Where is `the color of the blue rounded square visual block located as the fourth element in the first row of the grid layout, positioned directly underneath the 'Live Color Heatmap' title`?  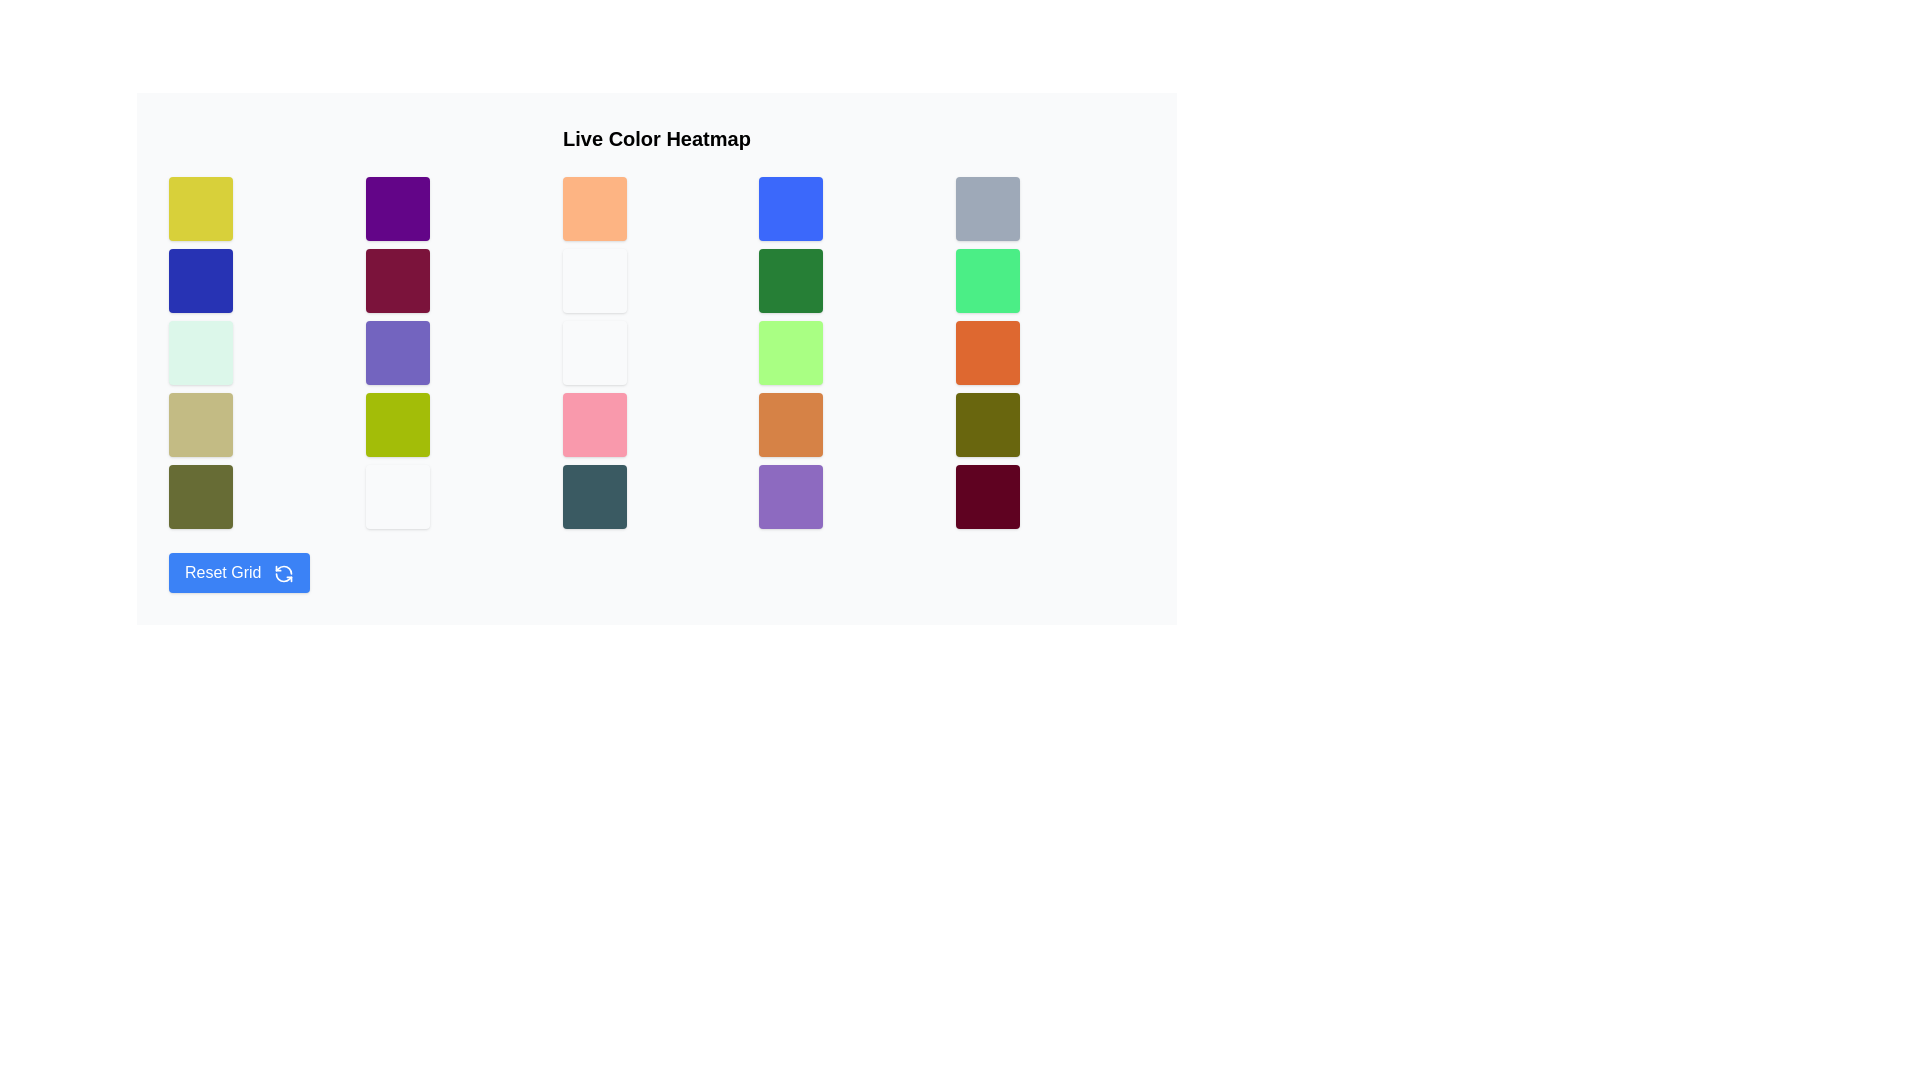
the color of the blue rounded square visual block located as the fourth element in the first row of the grid layout, positioned directly underneath the 'Live Color Heatmap' title is located at coordinates (790, 208).